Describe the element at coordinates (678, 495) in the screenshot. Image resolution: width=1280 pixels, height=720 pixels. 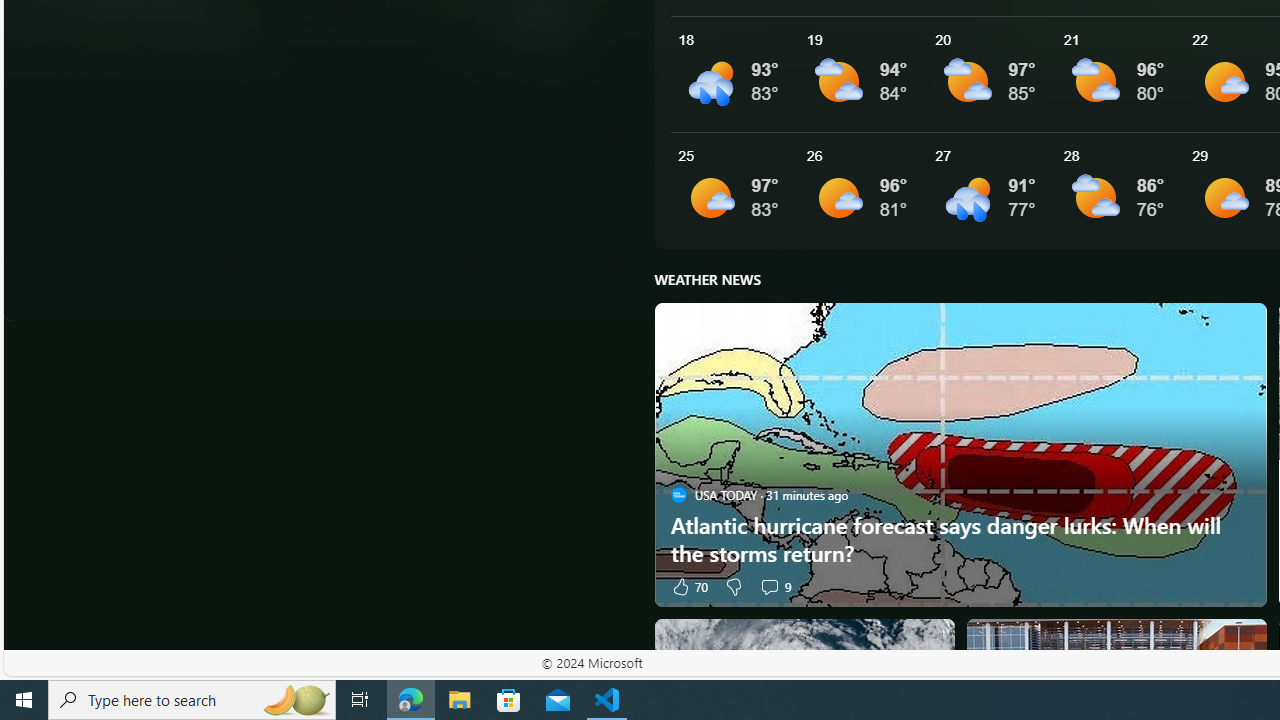
I see `'USA TODAY'` at that location.